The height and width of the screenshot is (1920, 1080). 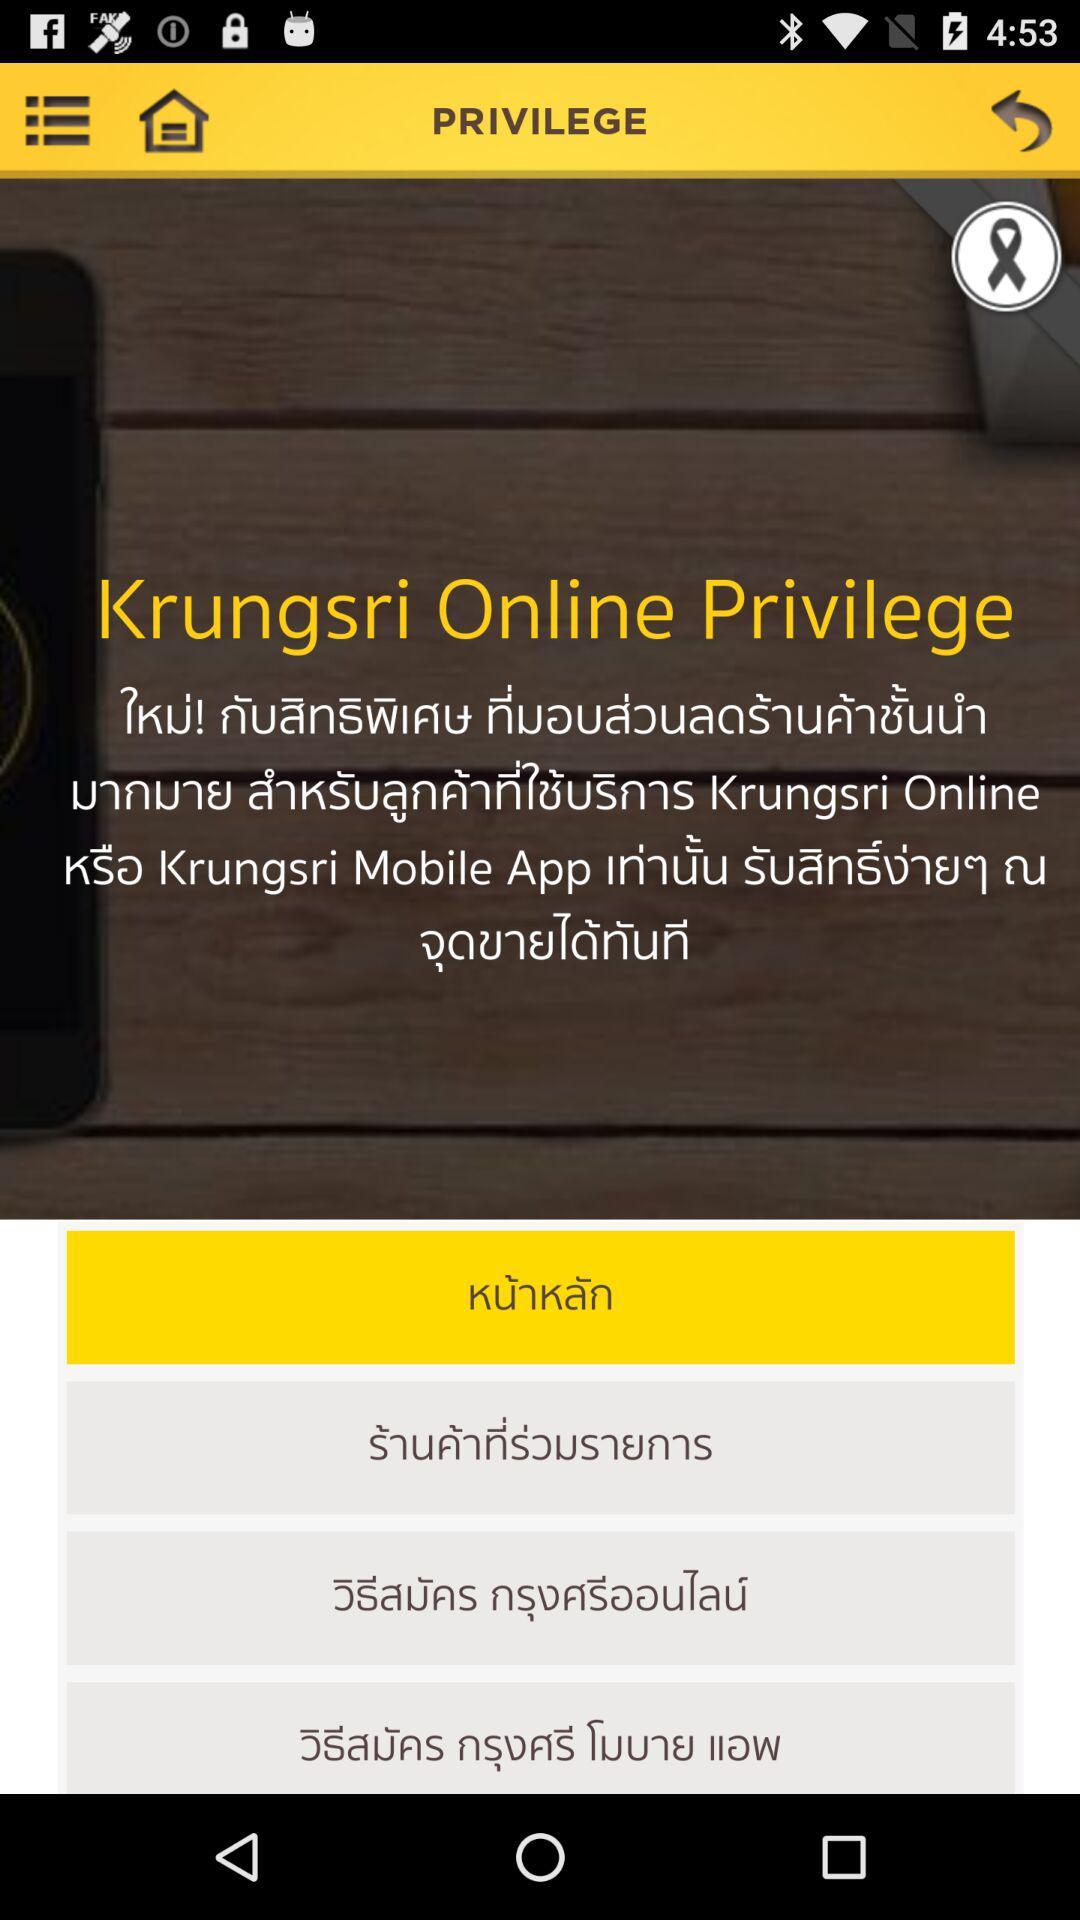 What do you see at coordinates (1022, 119) in the screenshot?
I see `previous` at bounding box center [1022, 119].